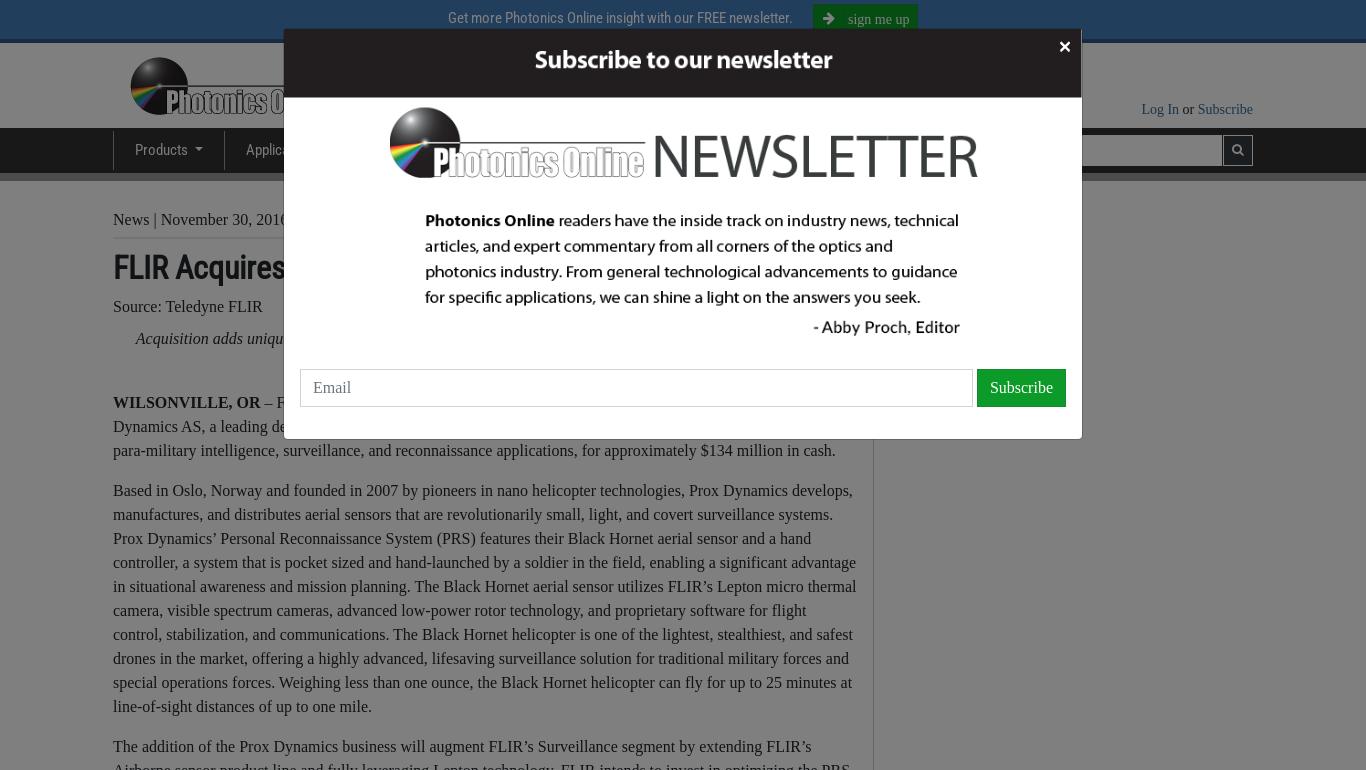 The height and width of the screenshot is (770, 1366). What do you see at coordinates (877, 19) in the screenshot?
I see `'sign me up'` at bounding box center [877, 19].